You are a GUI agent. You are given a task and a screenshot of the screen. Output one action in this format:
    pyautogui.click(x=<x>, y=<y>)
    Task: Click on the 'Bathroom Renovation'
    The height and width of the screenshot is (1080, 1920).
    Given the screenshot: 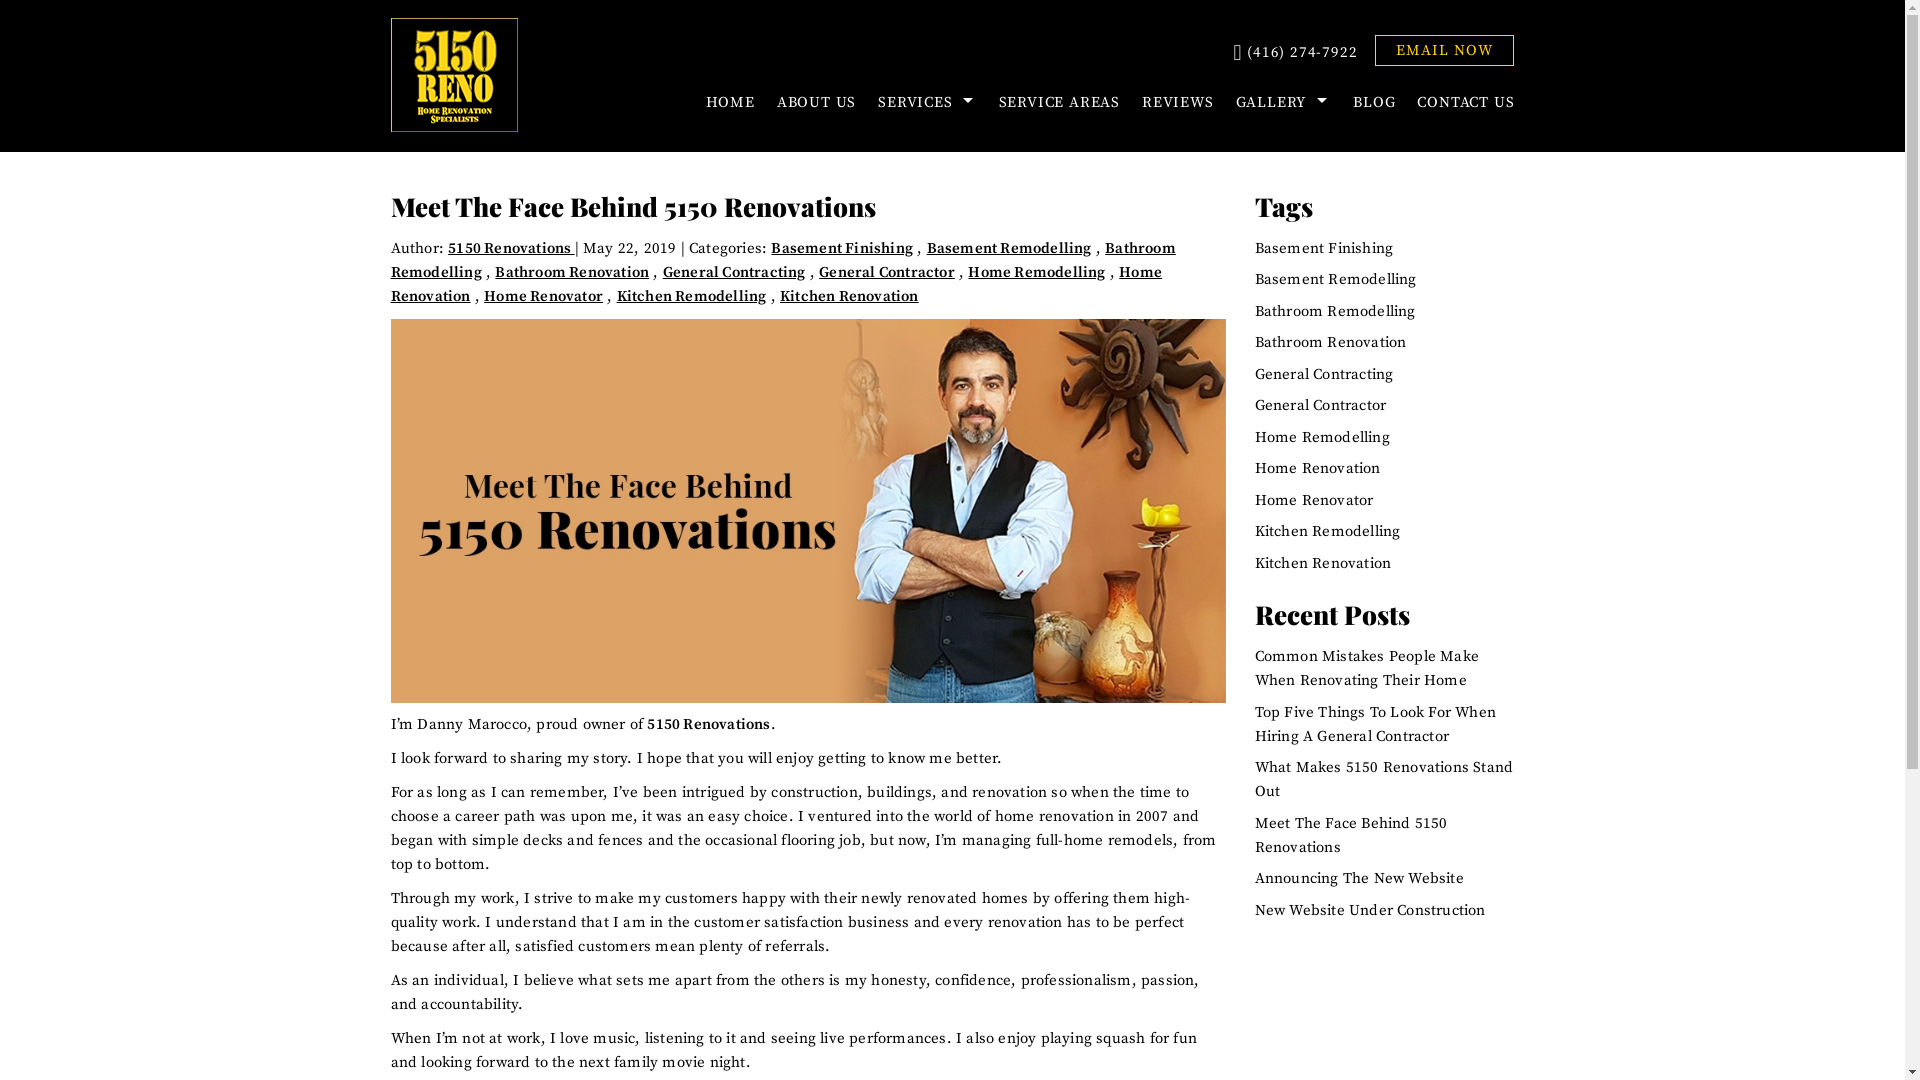 What is the action you would take?
    pyautogui.click(x=570, y=272)
    